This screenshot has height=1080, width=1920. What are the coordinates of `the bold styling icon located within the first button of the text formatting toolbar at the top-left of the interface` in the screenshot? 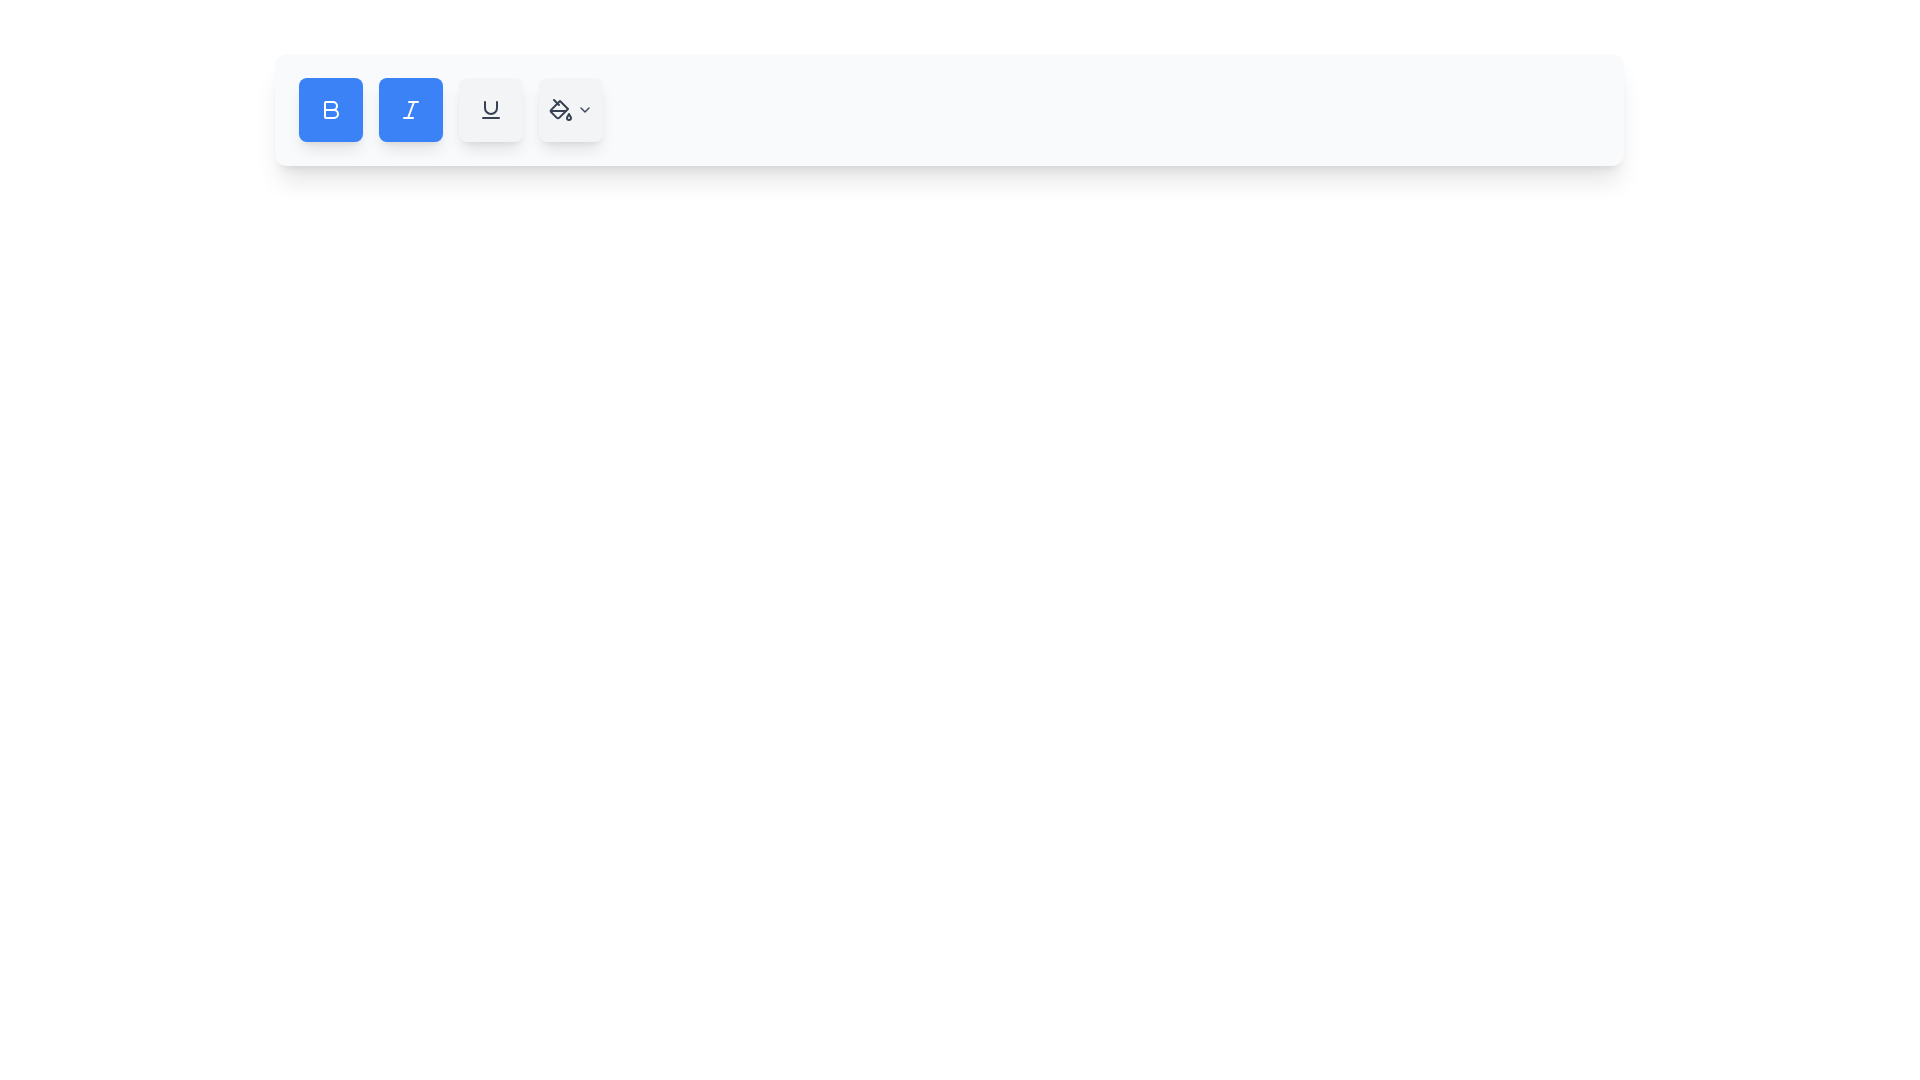 It's located at (331, 110).